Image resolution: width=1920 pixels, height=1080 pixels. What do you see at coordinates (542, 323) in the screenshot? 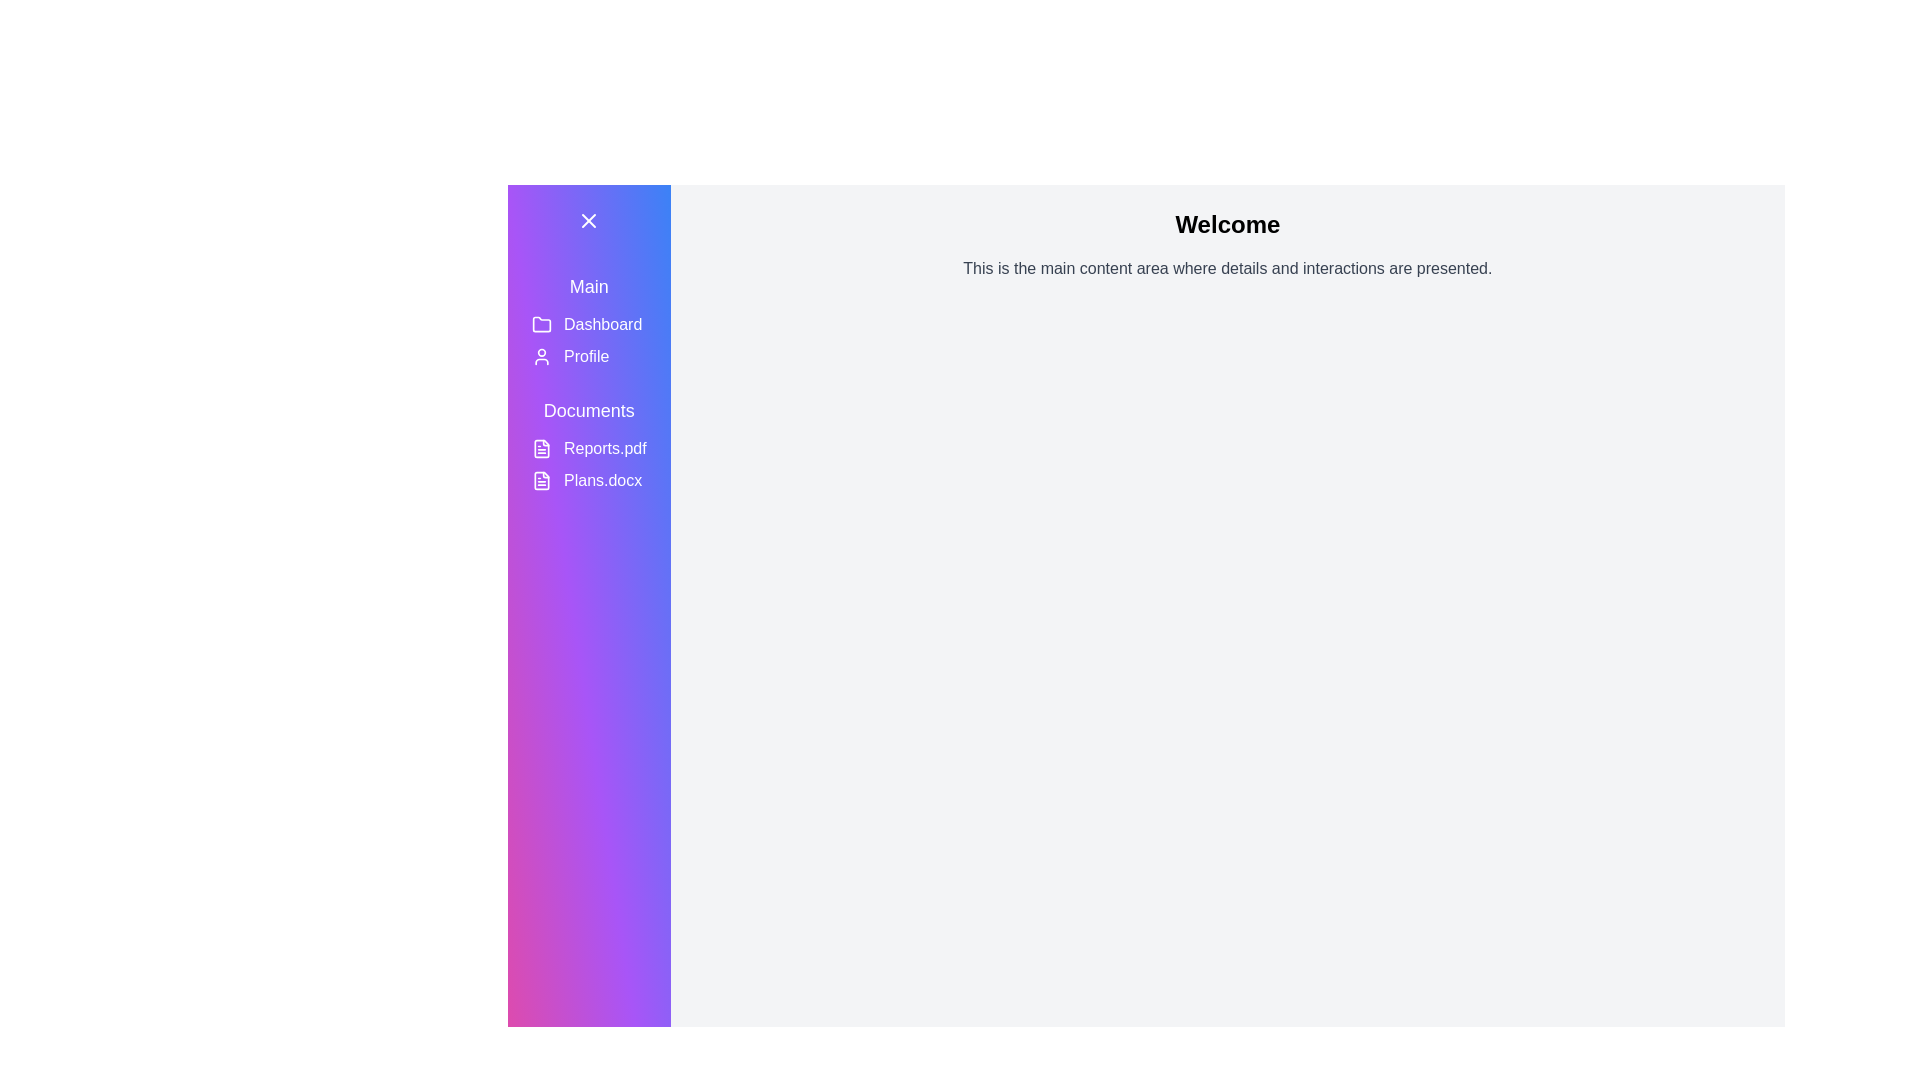
I see `the folder icon representing the 'Dashboard' menu entry in the vertical navigation sidebar by clicking on it` at bounding box center [542, 323].